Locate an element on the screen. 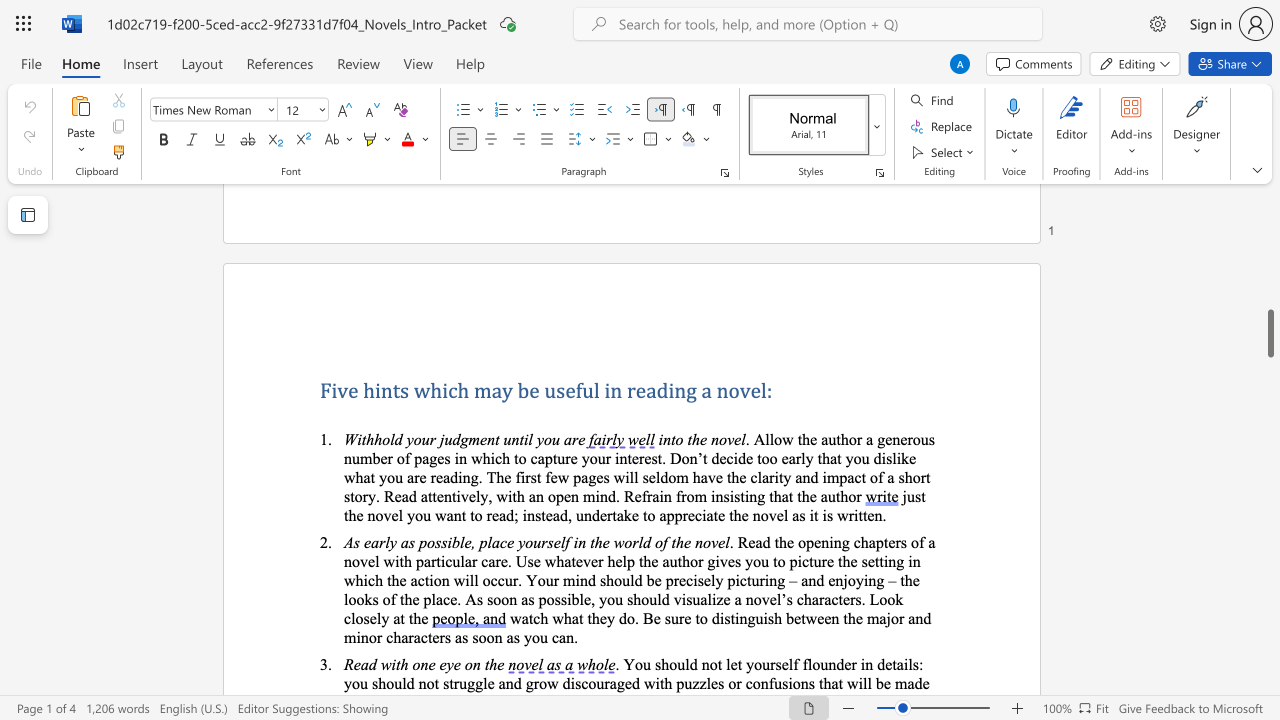 The image size is (1280, 720). the 1th character "y" in the text is located at coordinates (584, 458).